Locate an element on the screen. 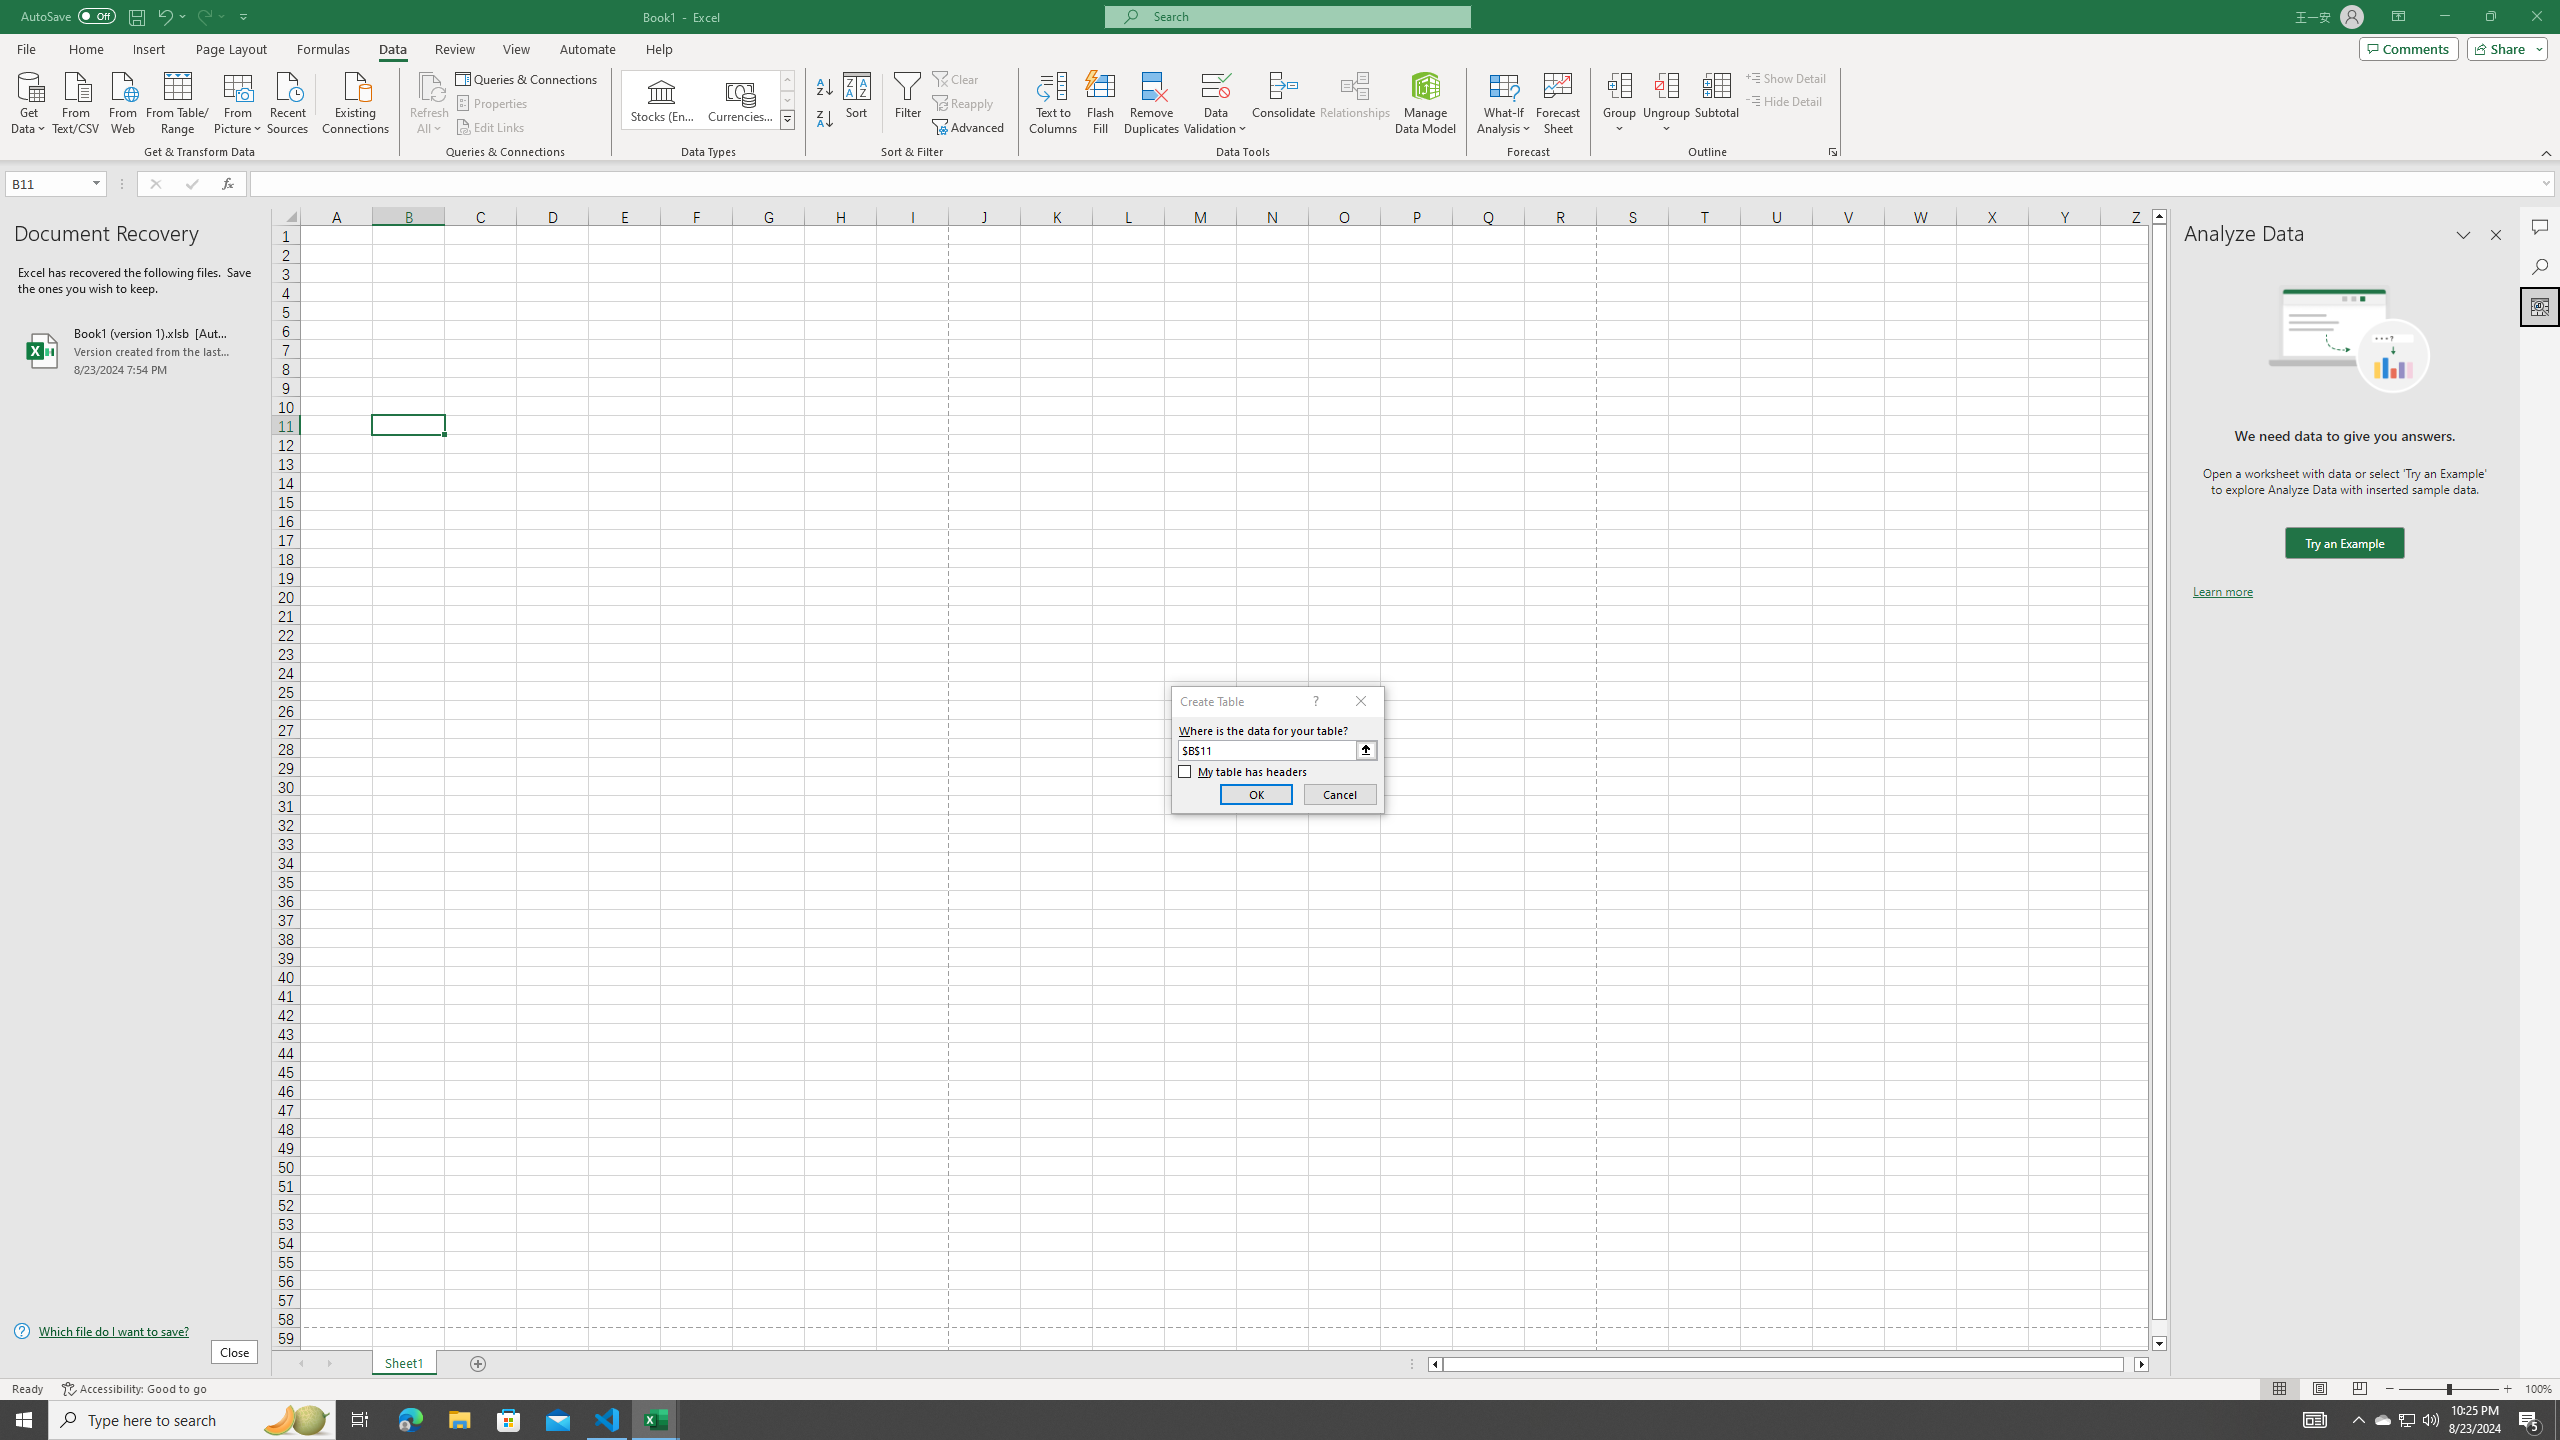  'What-If Analysis' is located at coordinates (1504, 103).